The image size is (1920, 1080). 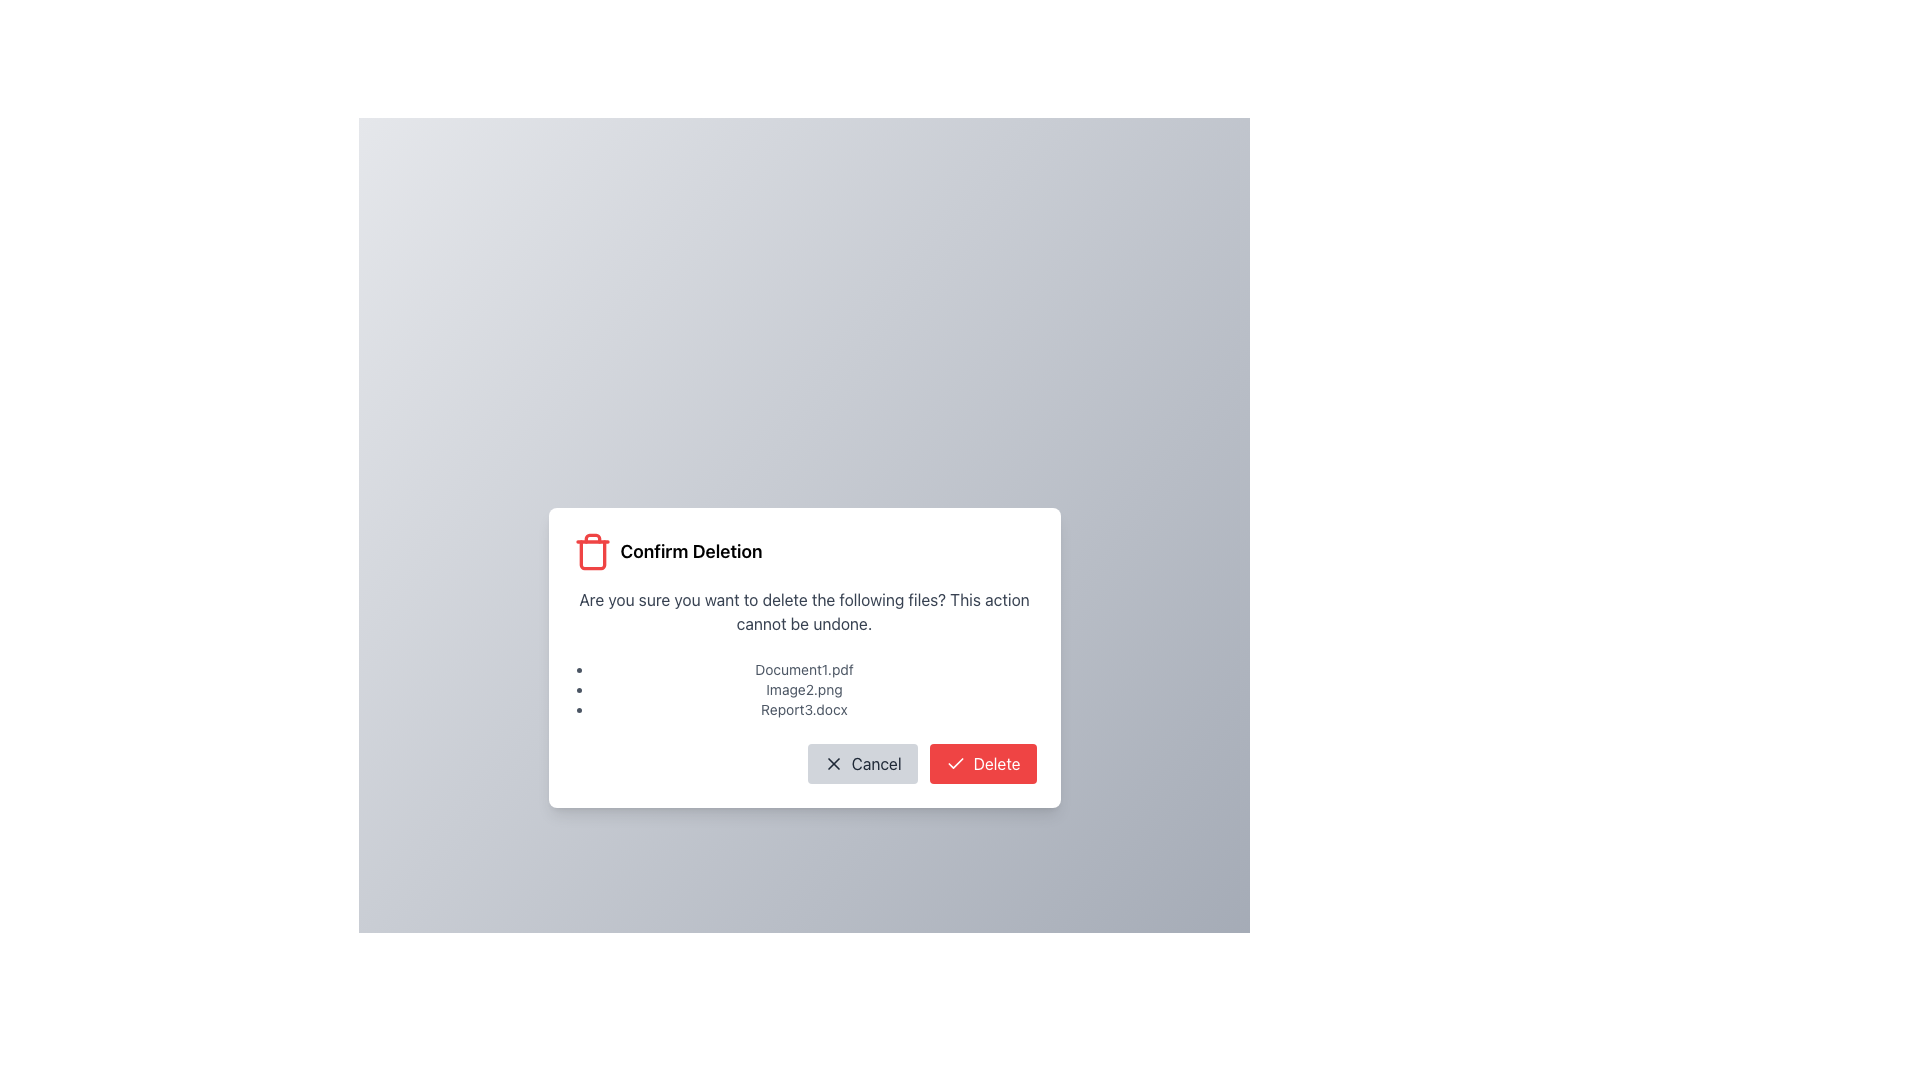 I want to click on the close/cancel SVG icon located in the Cancel button of the modal dialog box, so click(x=833, y=763).